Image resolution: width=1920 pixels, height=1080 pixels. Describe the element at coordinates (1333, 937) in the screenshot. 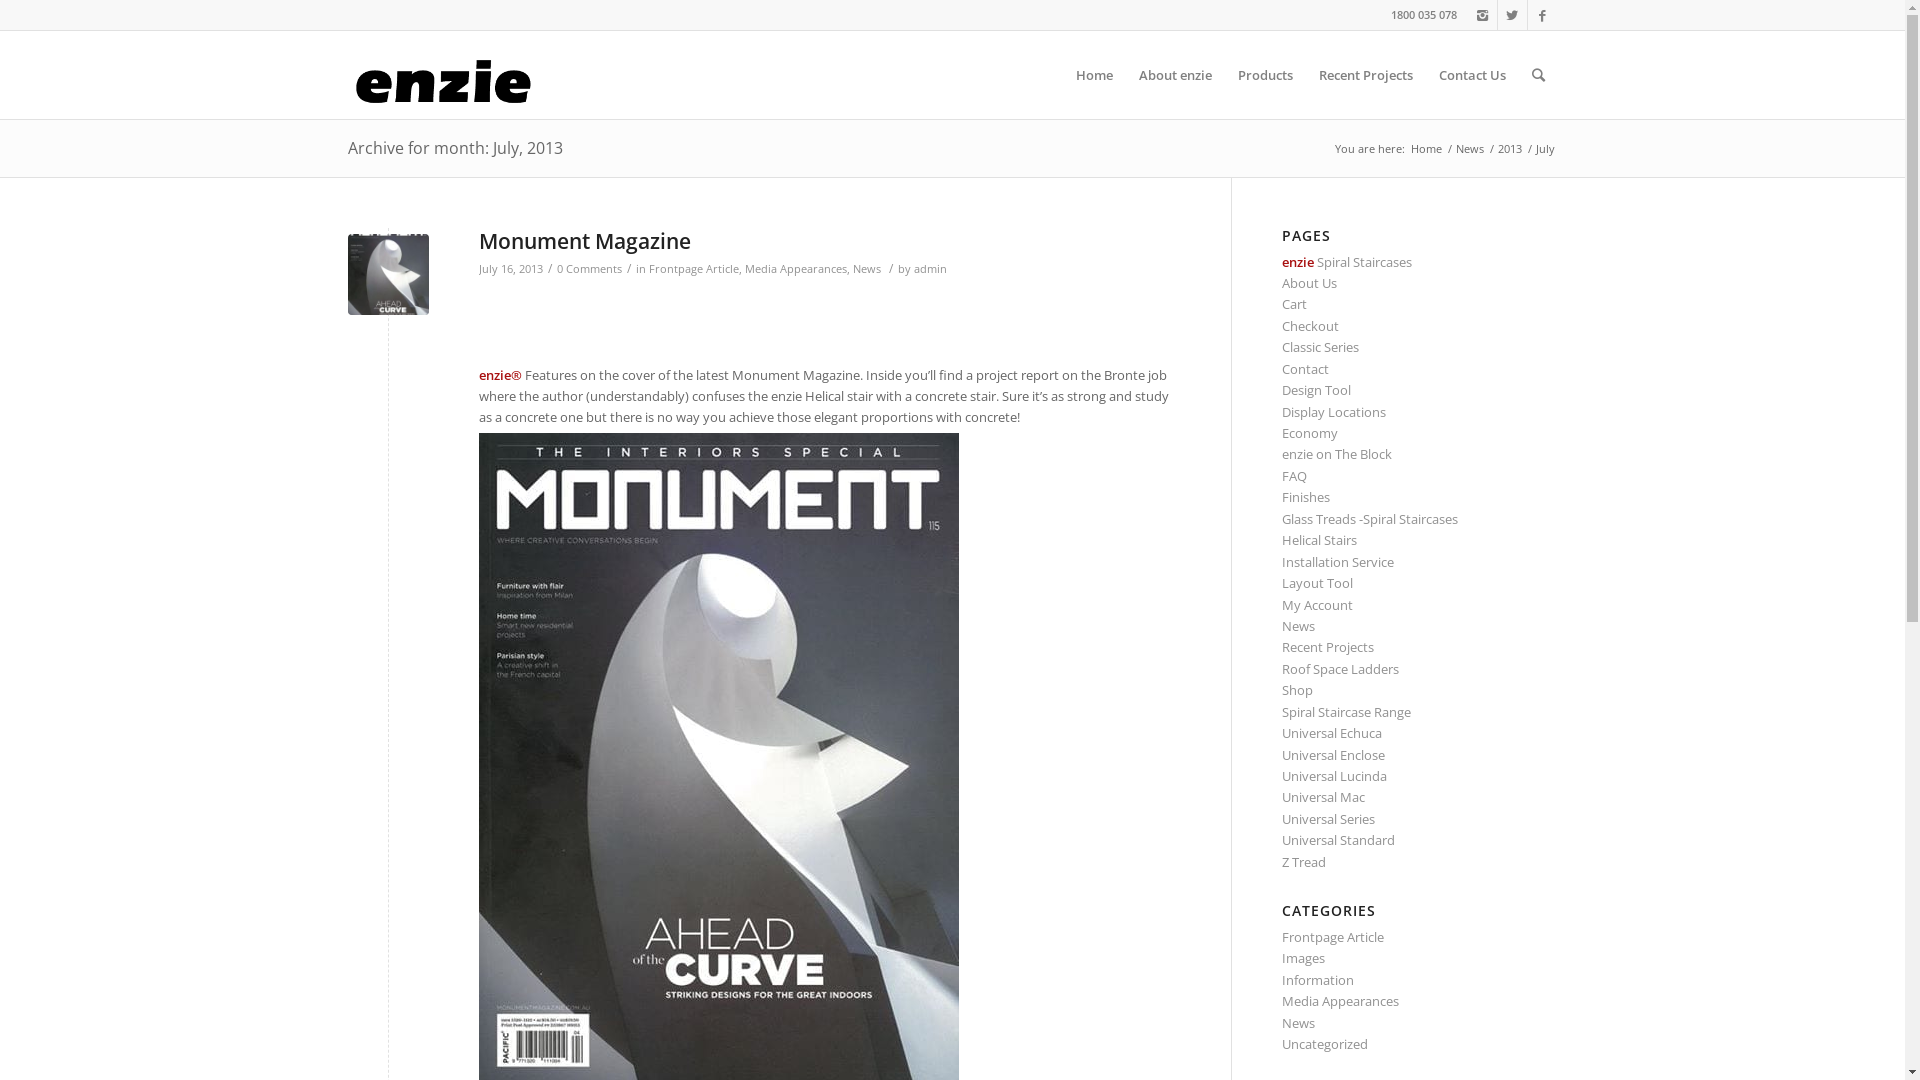

I see `'Frontpage Article'` at that location.